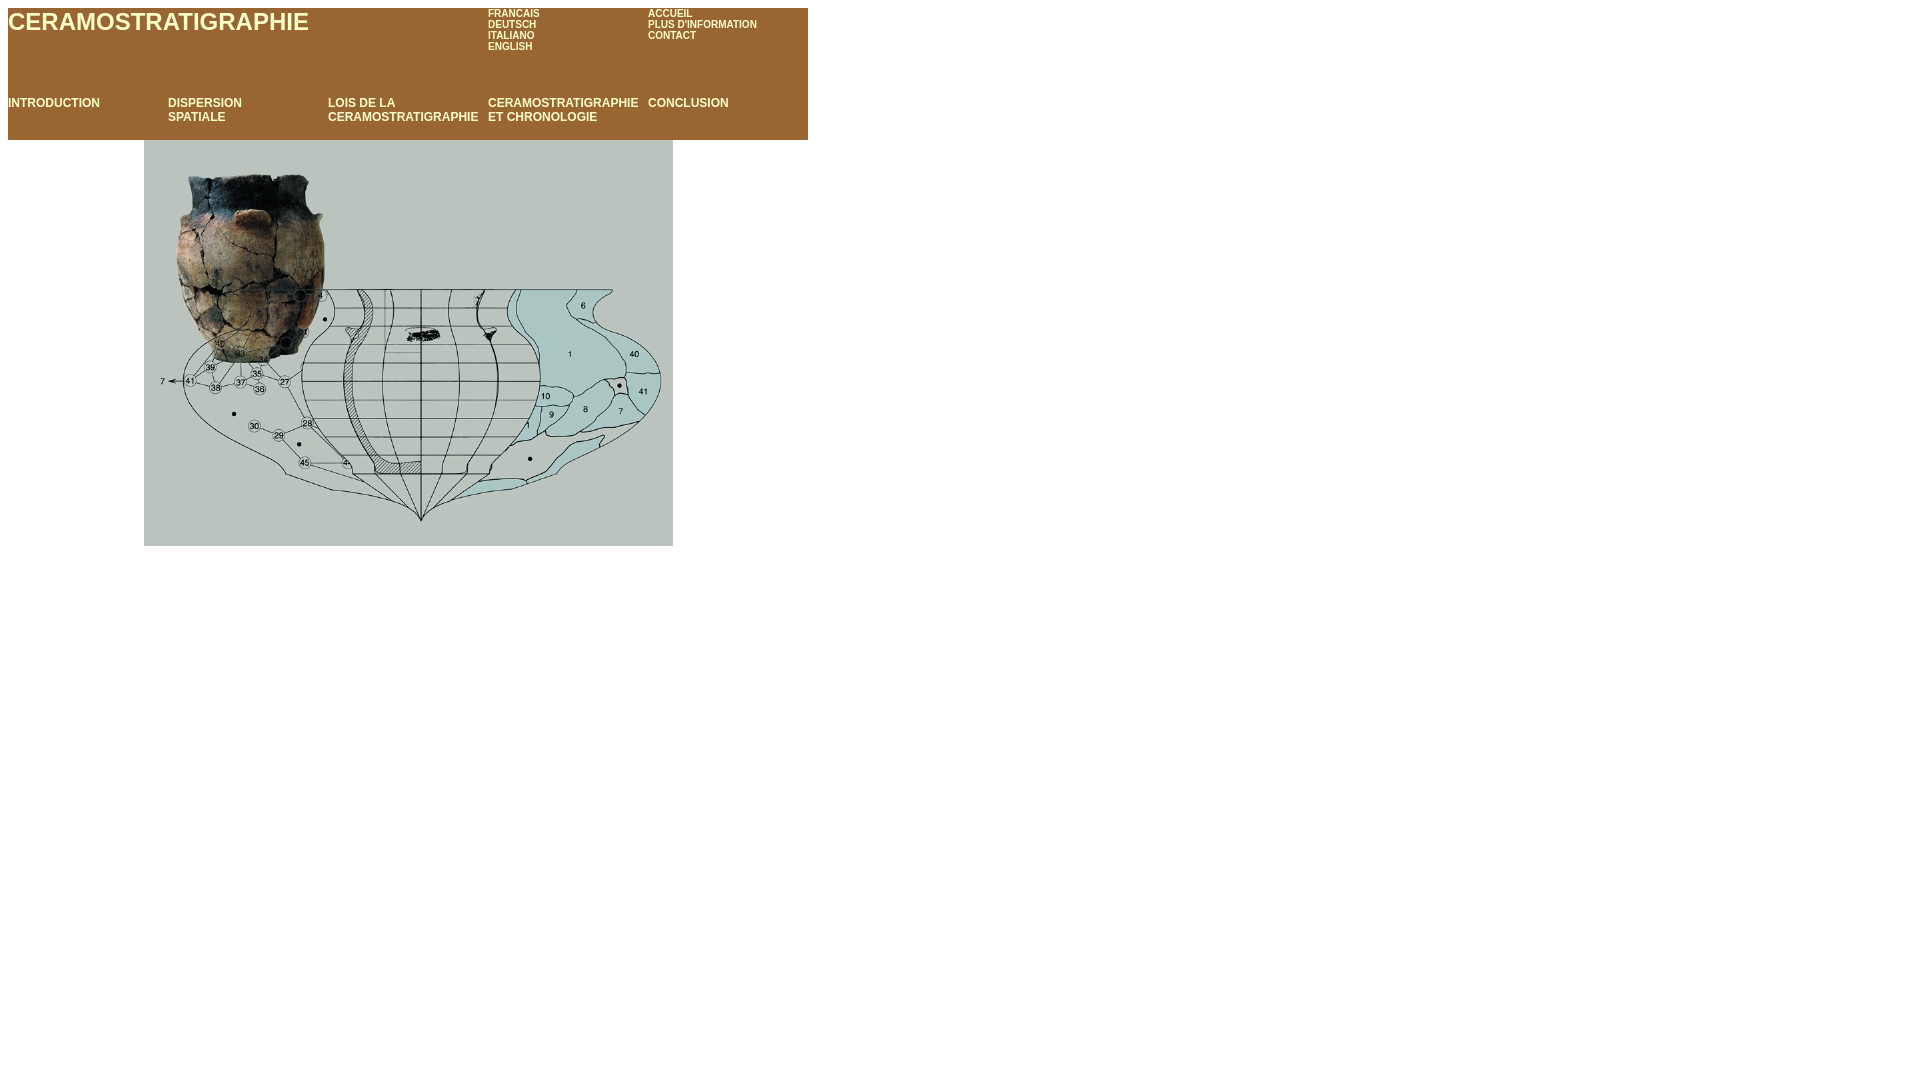 Image resolution: width=1920 pixels, height=1080 pixels. I want to click on 'INTRODUCTION', so click(53, 103).